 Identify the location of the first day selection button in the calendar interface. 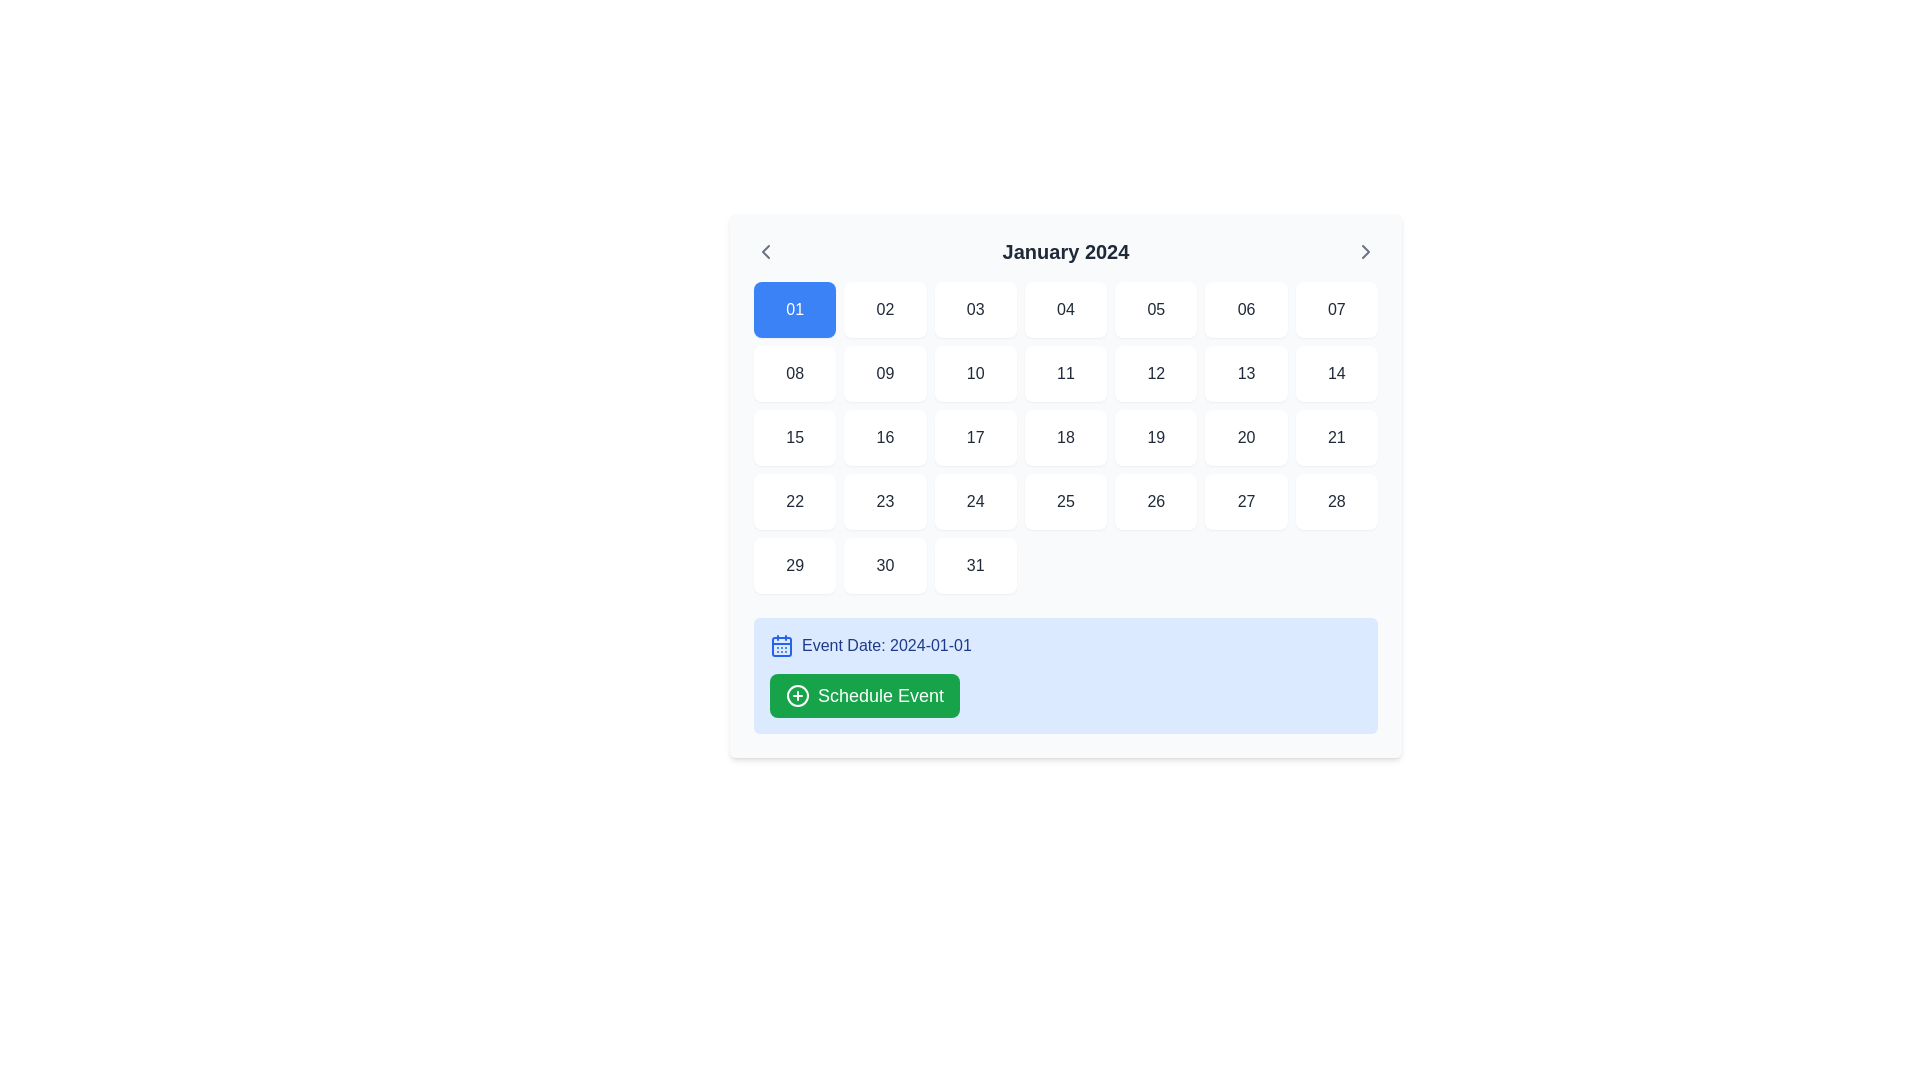
(794, 309).